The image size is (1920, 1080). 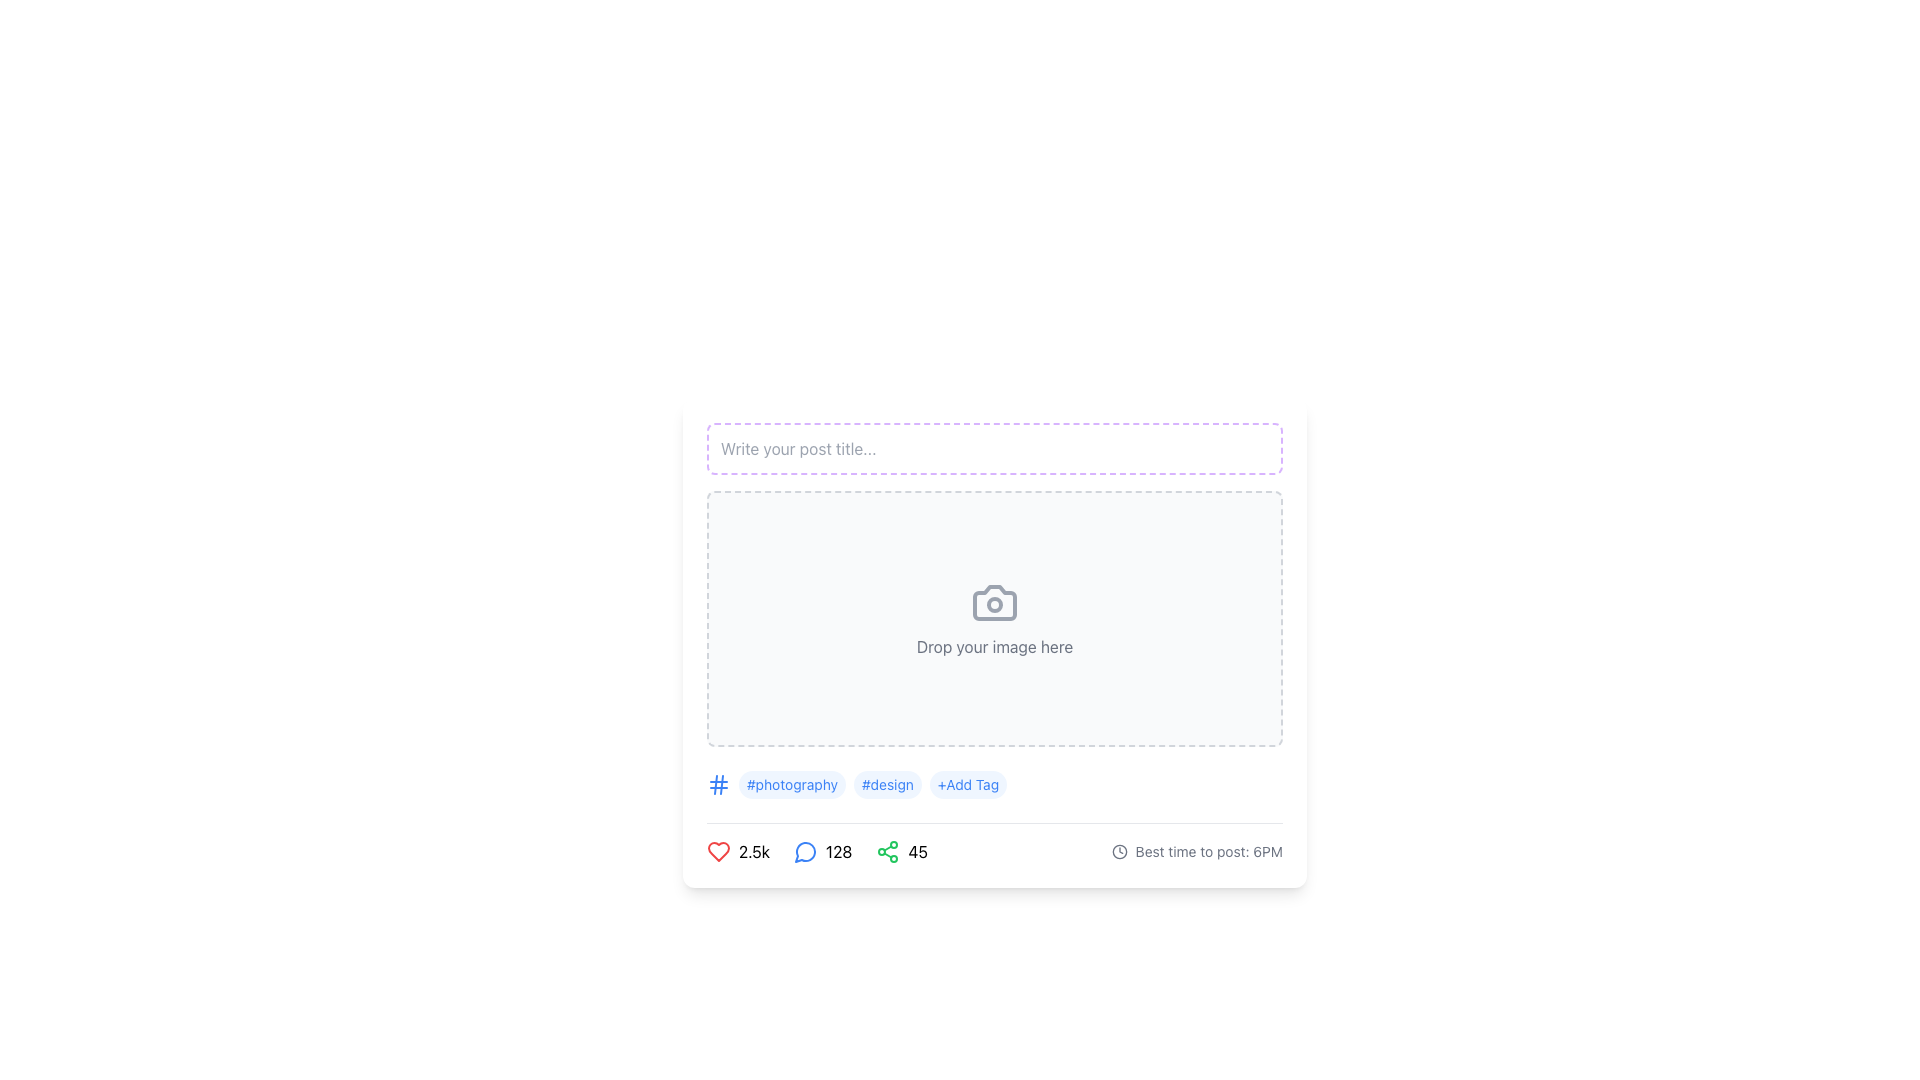 I want to click on guidance text from the instruction label located at the center of the card layout, below the camera icon, so click(x=994, y=647).